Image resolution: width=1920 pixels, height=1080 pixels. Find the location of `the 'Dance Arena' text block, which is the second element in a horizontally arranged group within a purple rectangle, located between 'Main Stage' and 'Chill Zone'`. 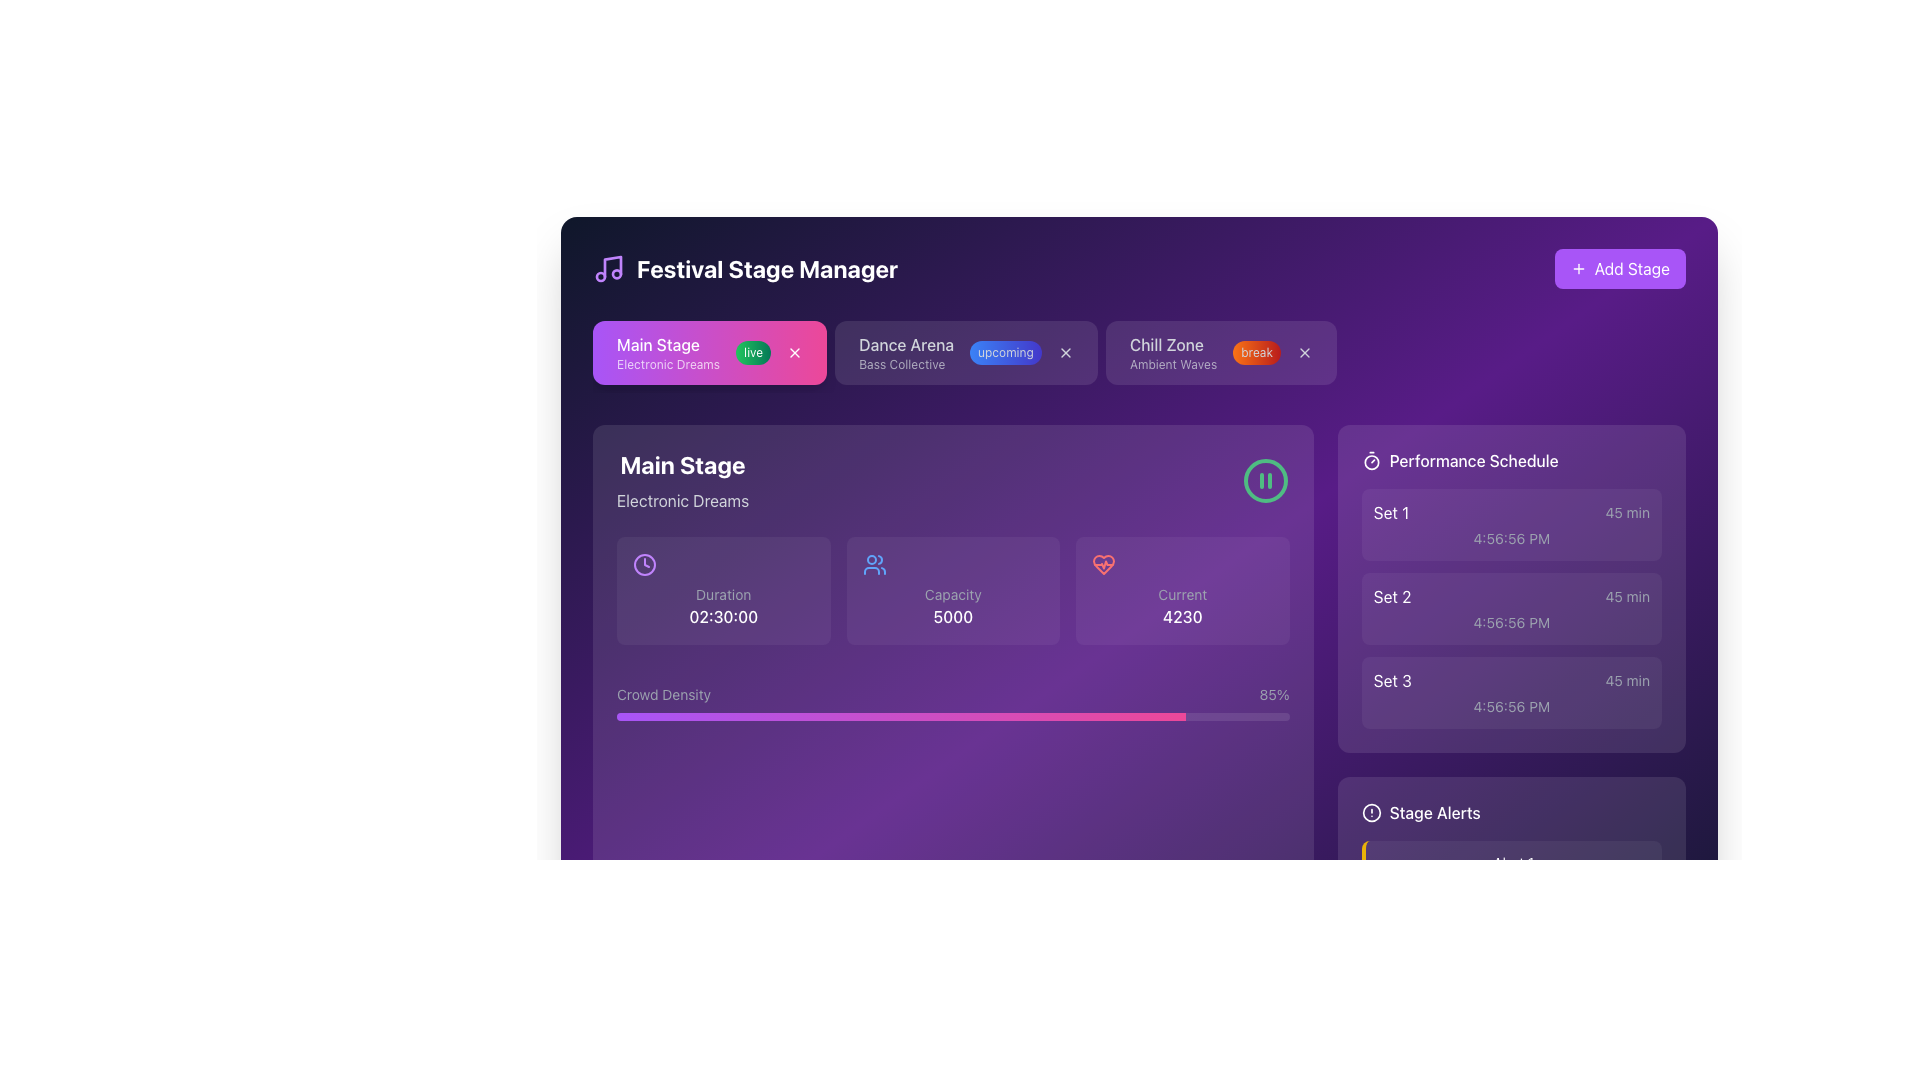

the 'Dance Arena' text block, which is the second element in a horizontally arranged group within a purple rectangle, located between 'Main Stage' and 'Chill Zone' is located at coordinates (905, 352).